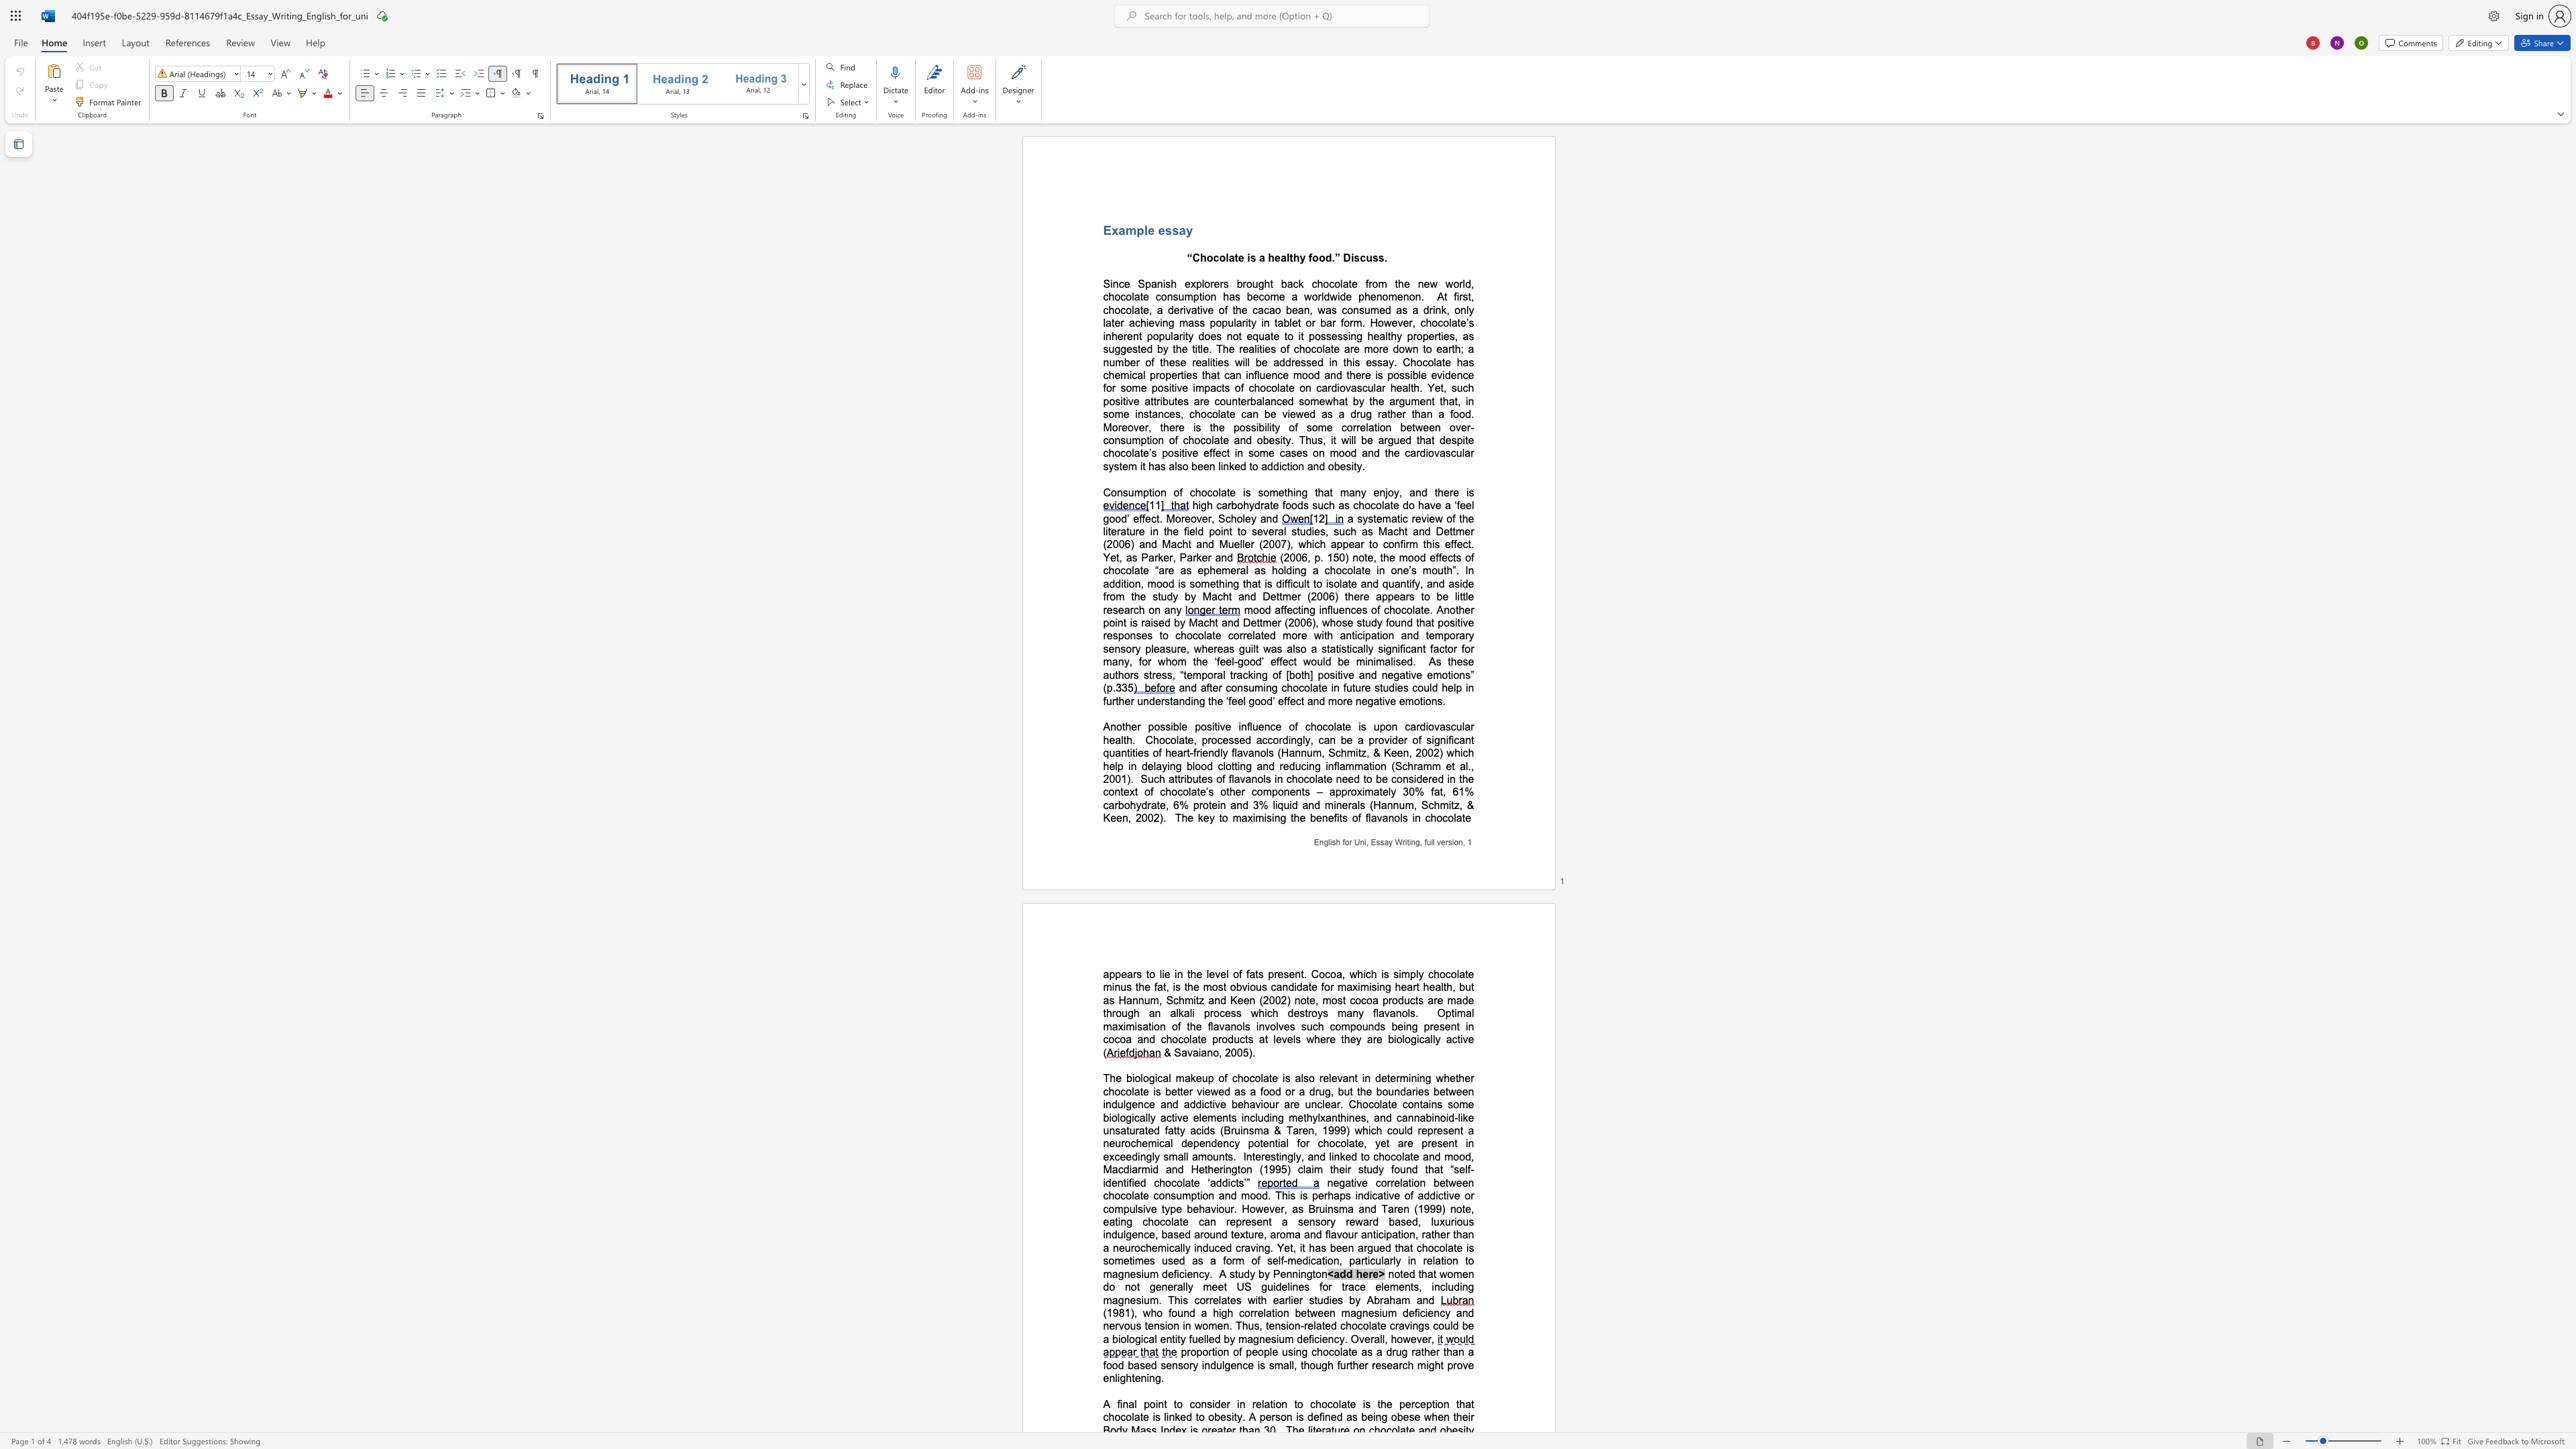 The image size is (2576, 1449). Describe the element at coordinates (1111, 1234) in the screenshot. I see `the subset text "du" within the text "a sensory reward based, luxurious indulgence, based around texture,"` at that location.